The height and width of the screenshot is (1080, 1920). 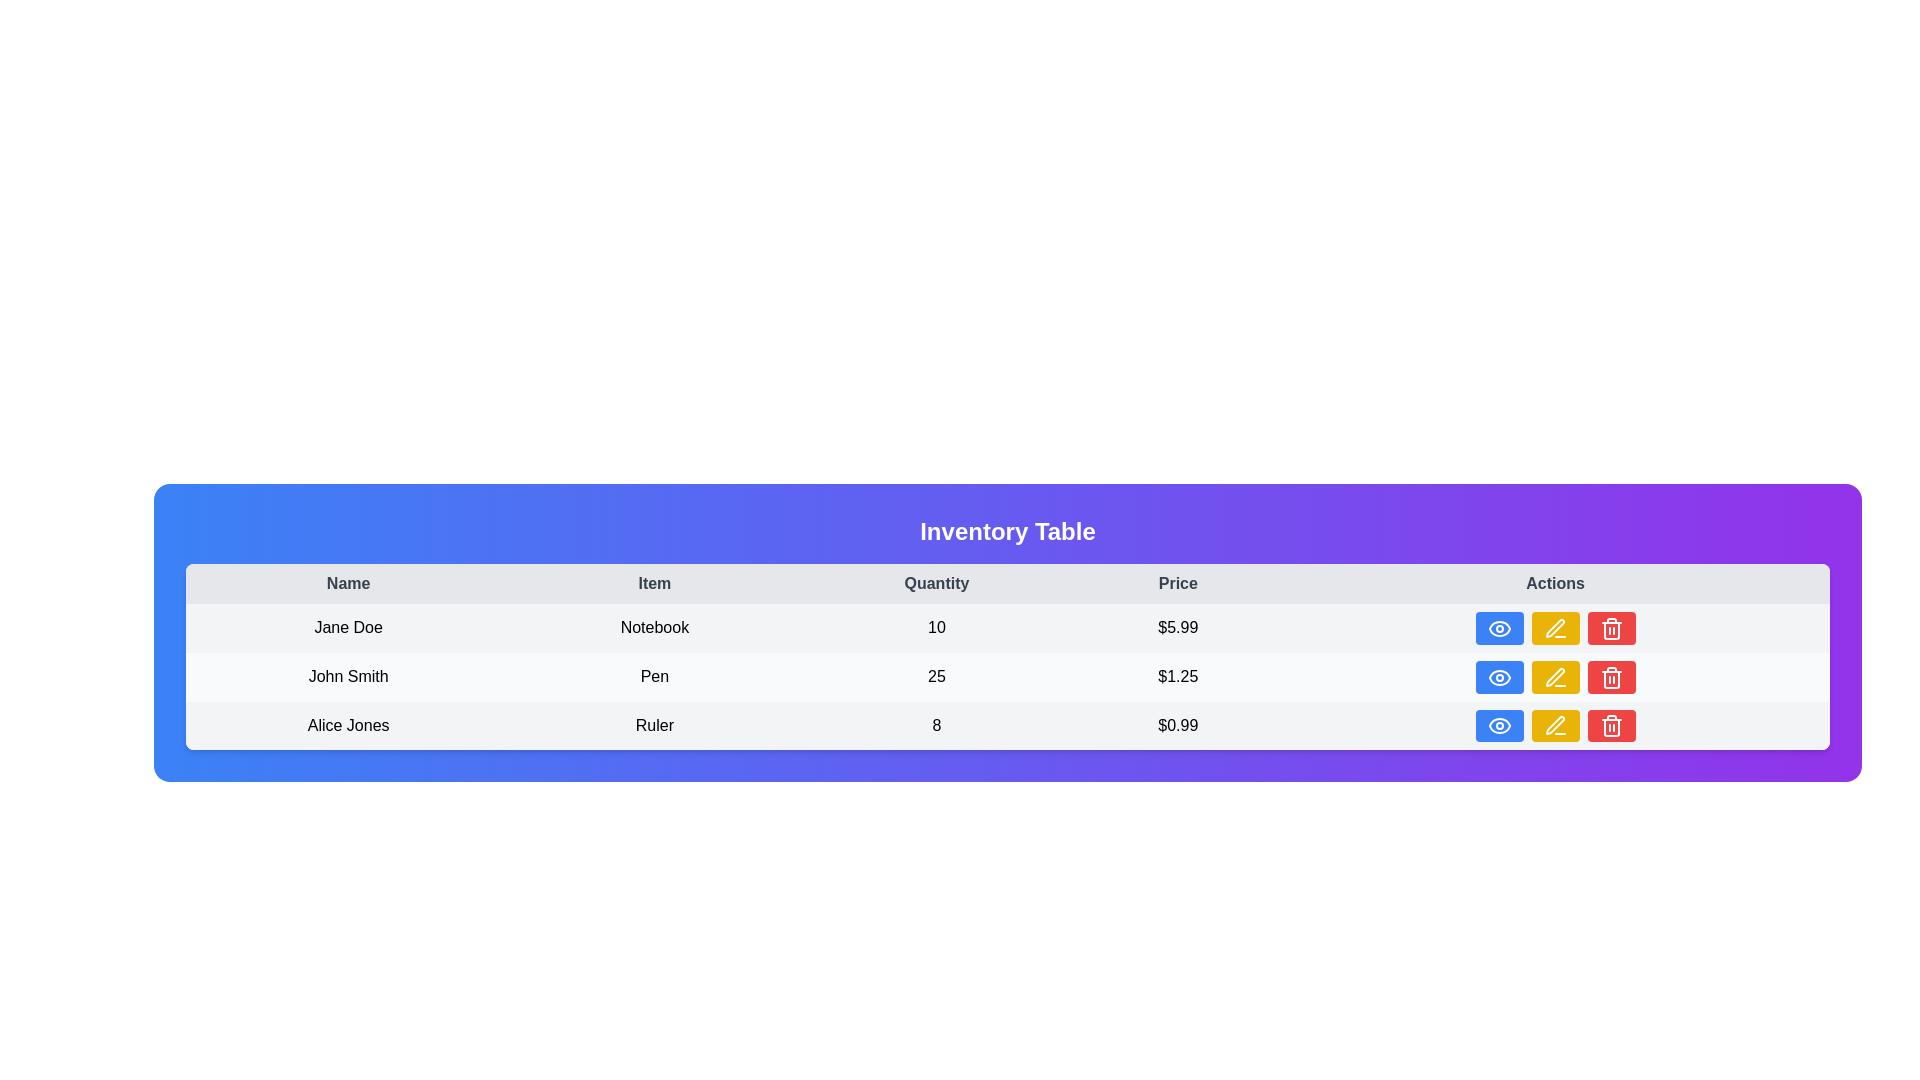 What do you see at coordinates (1554, 627) in the screenshot?
I see `the edit button represented by a pen icon in the 'Actions' column for the row corresponding to 'John Smith' to initiate an edit operation` at bounding box center [1554, 627].